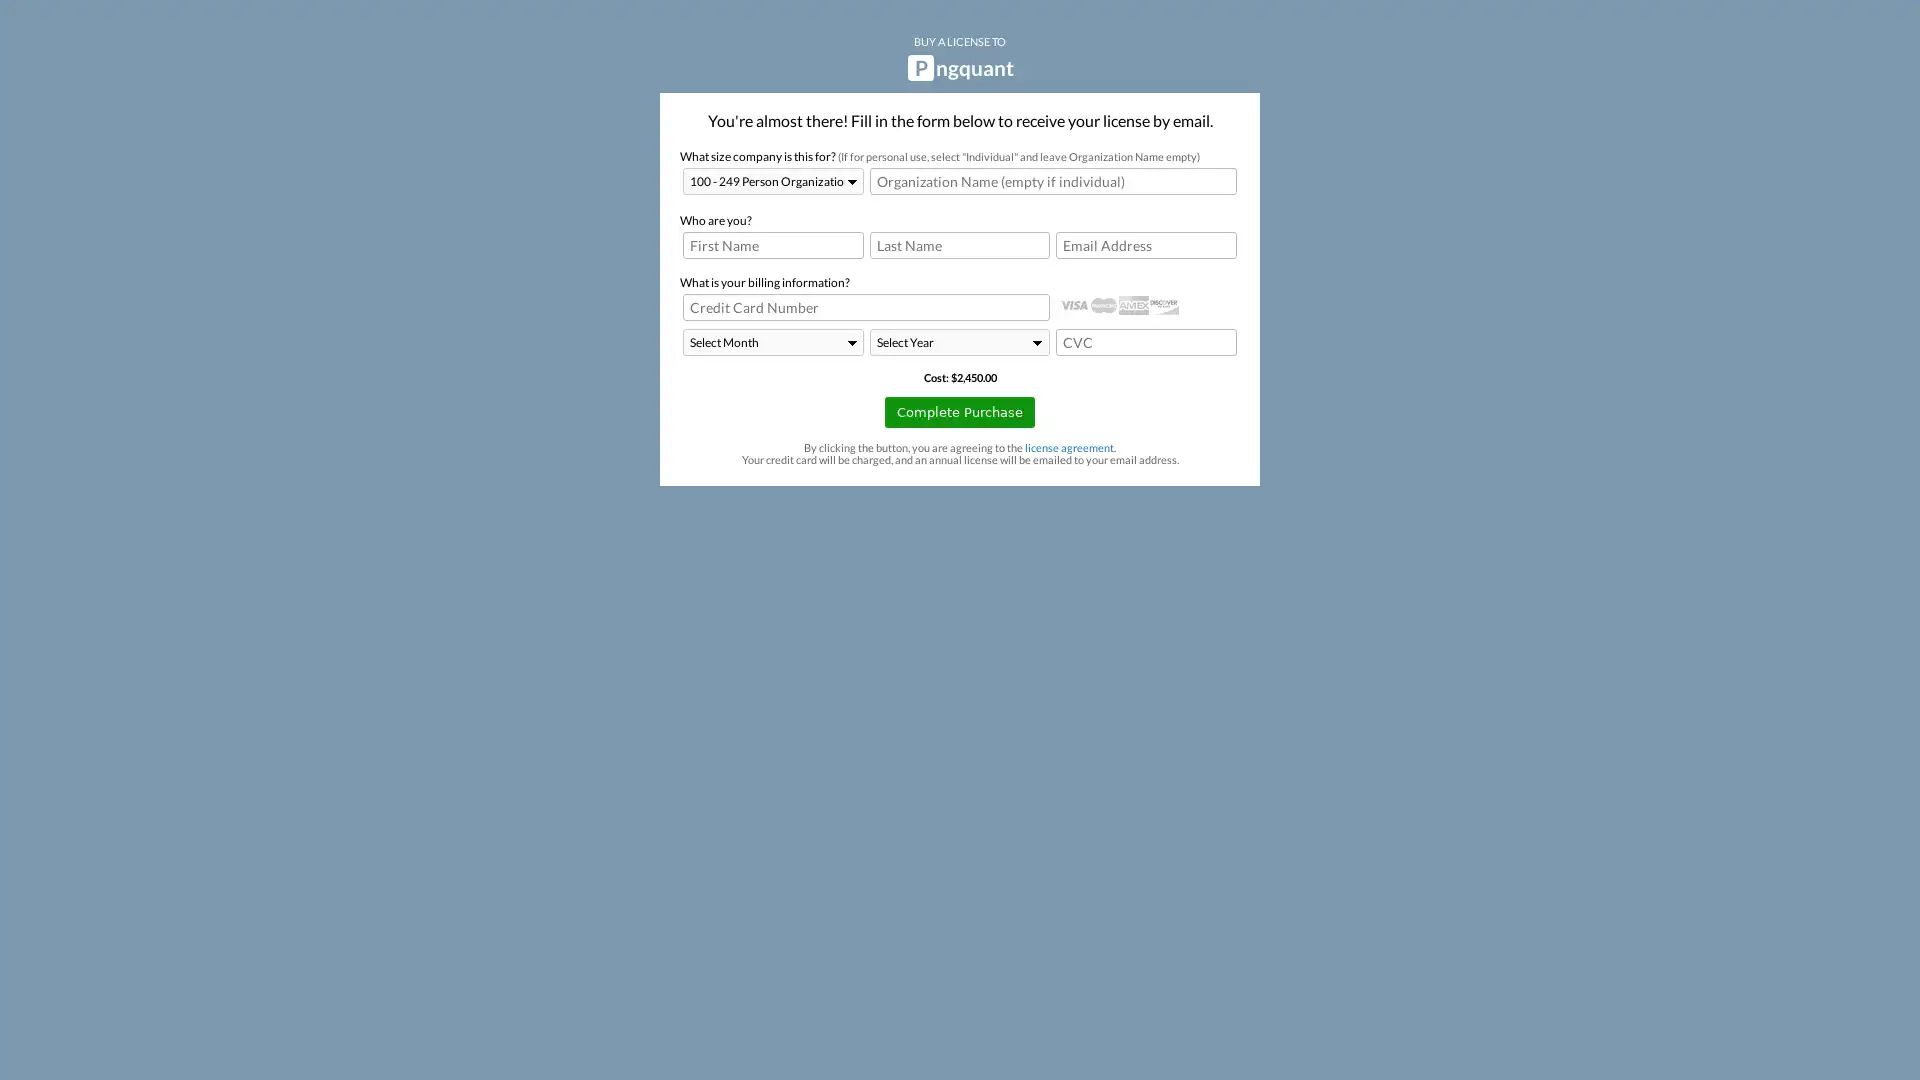  Describe the element at coordinates (960, 411) in the screenshot. I see `Complete Purchase` at that location.